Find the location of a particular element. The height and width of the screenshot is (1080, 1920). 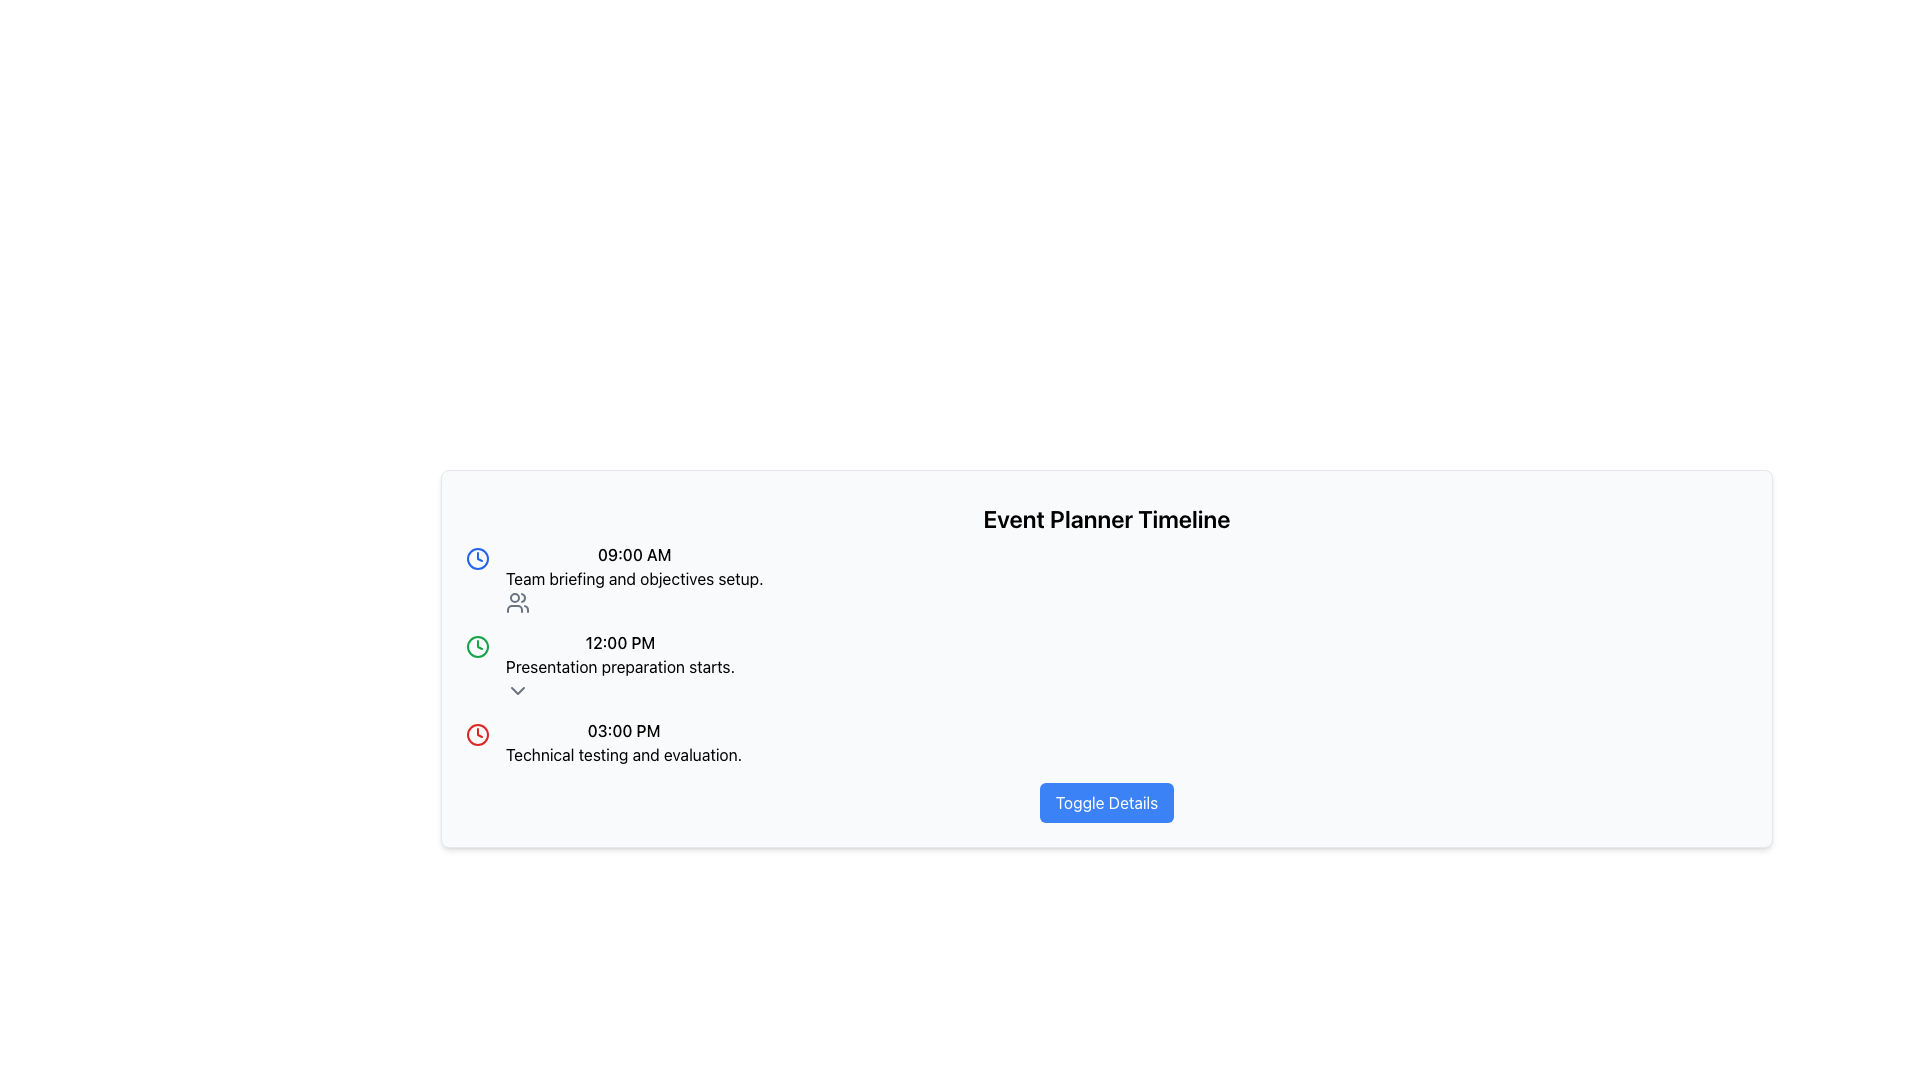

the blue clock icon located at the top-left corner of the '09:00 AM Team briefing and objectives setup.' event description is located at coordinates (477, 559).